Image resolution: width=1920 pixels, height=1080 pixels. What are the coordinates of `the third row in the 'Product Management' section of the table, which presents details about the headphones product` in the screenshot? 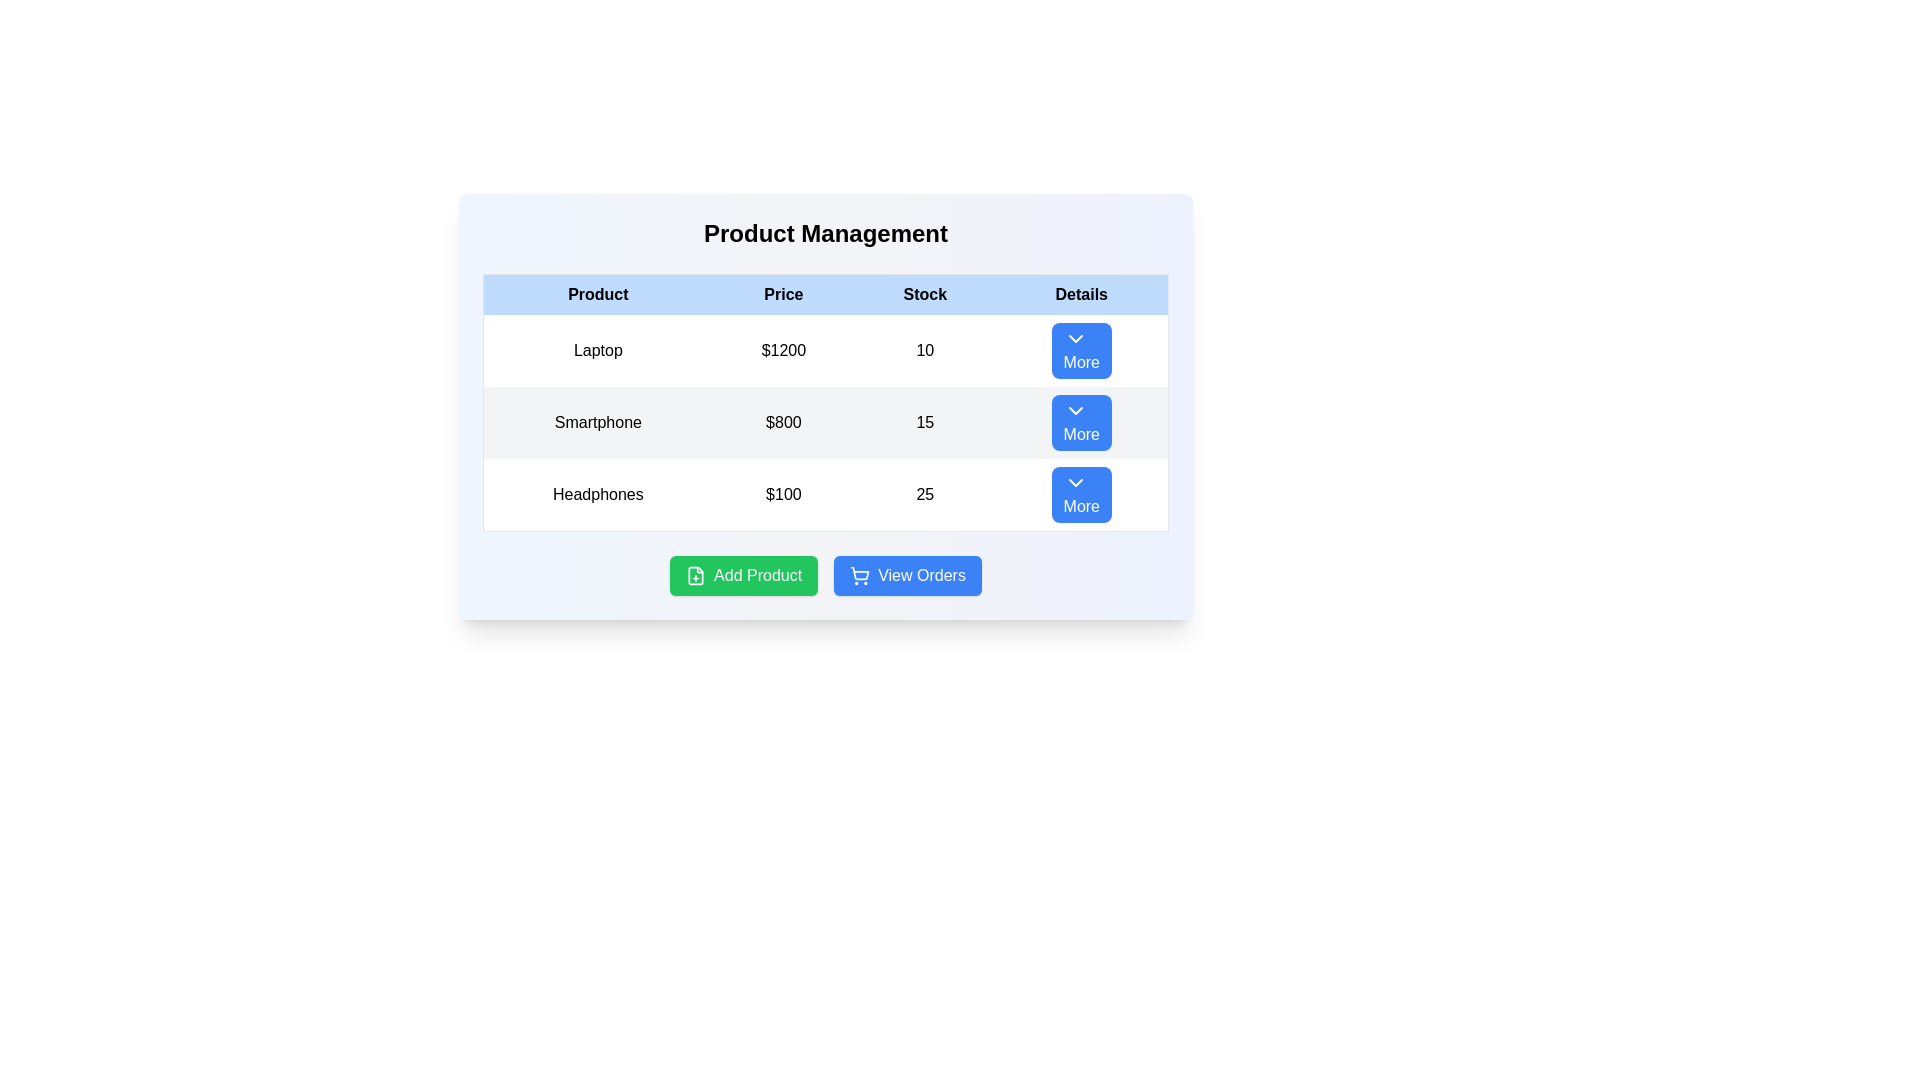 It's located at (825, 494).